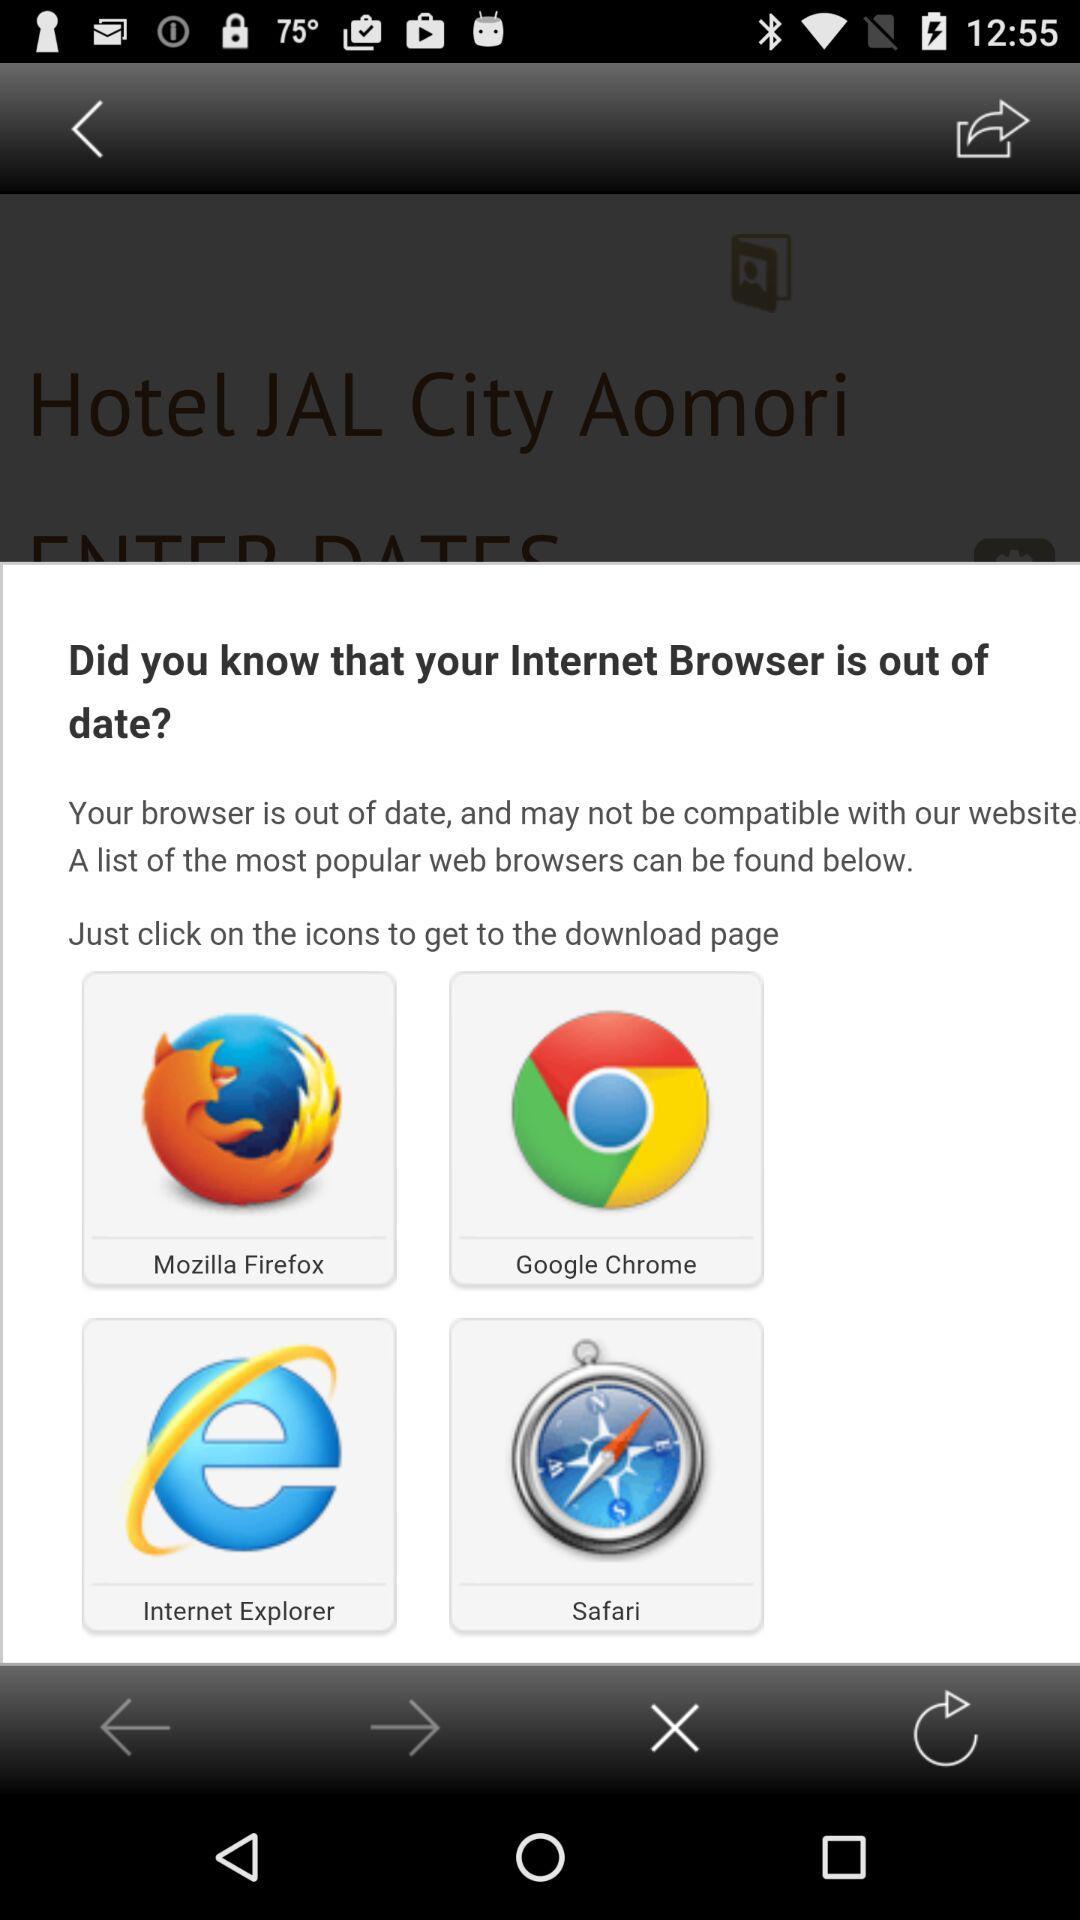  What do you see at coordinates (945, 1727) in the screenshot?
I see `refresh` at bounding box center [945, 1727].